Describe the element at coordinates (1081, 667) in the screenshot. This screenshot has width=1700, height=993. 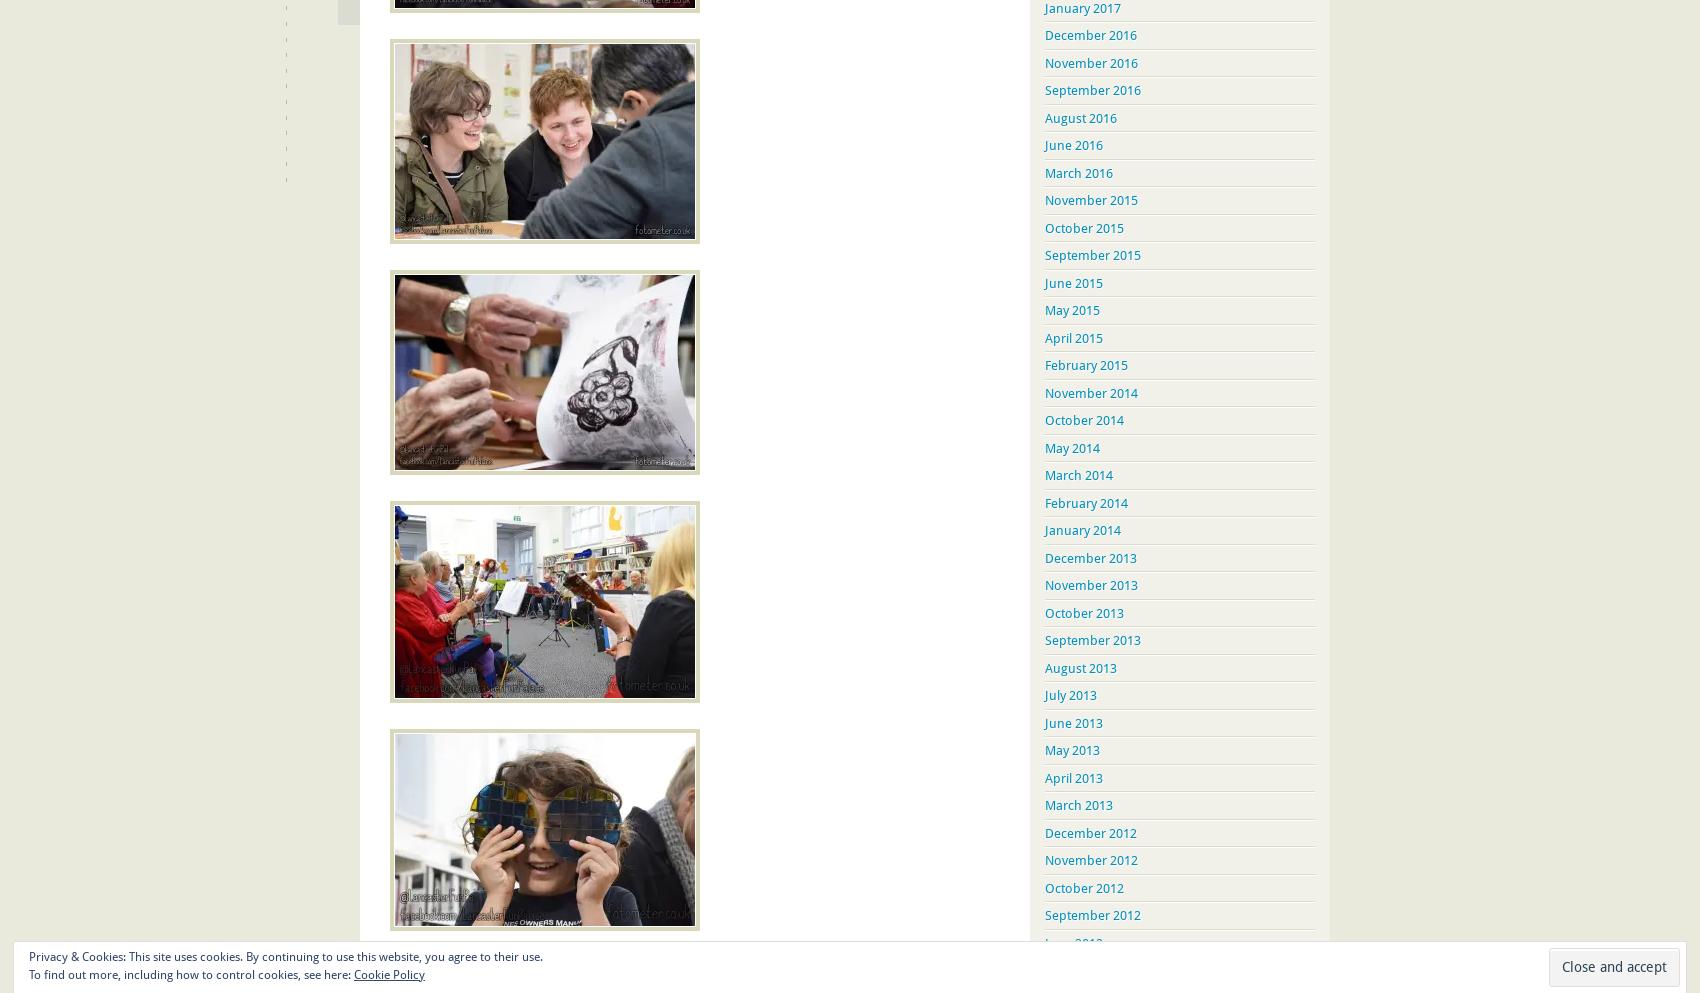
I see `'August 2013'` at that location.